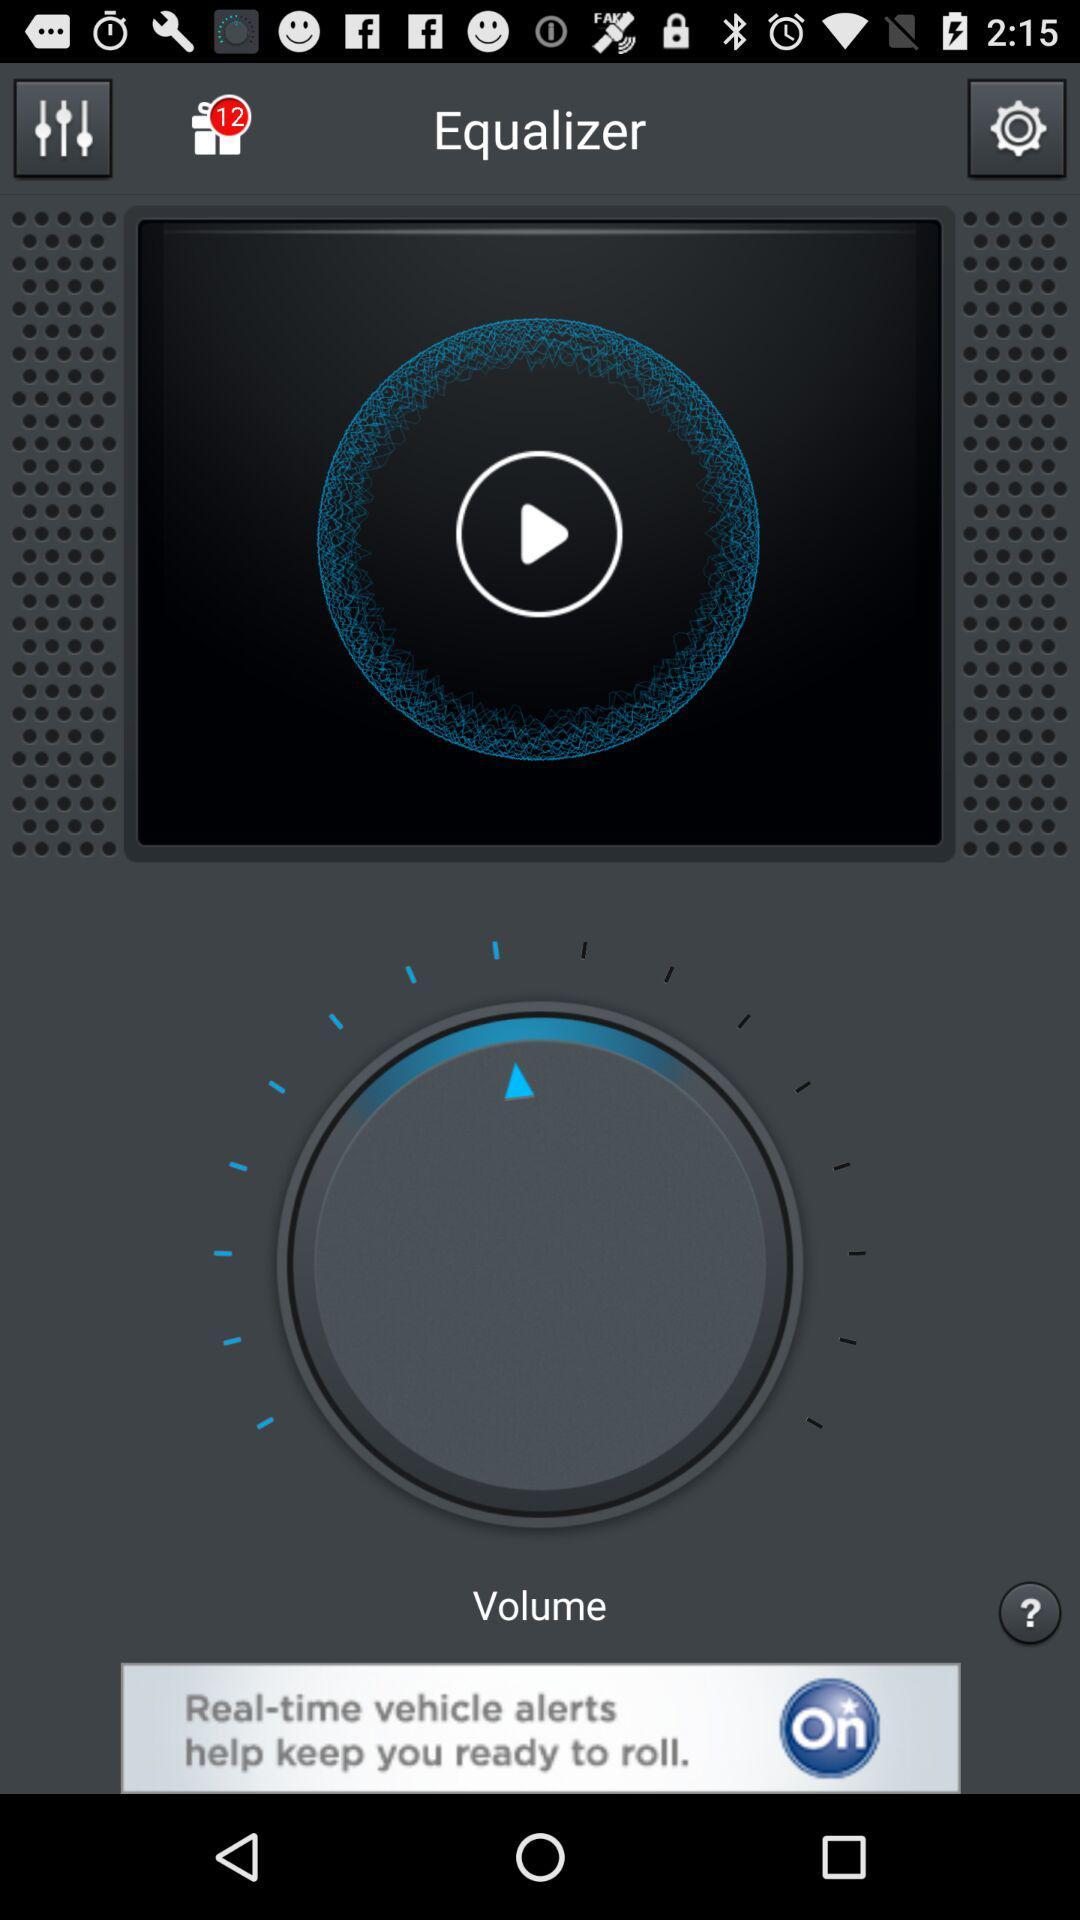 The image size is (1080, 1920). I want to click on the help icon, so click(1030, 1725).